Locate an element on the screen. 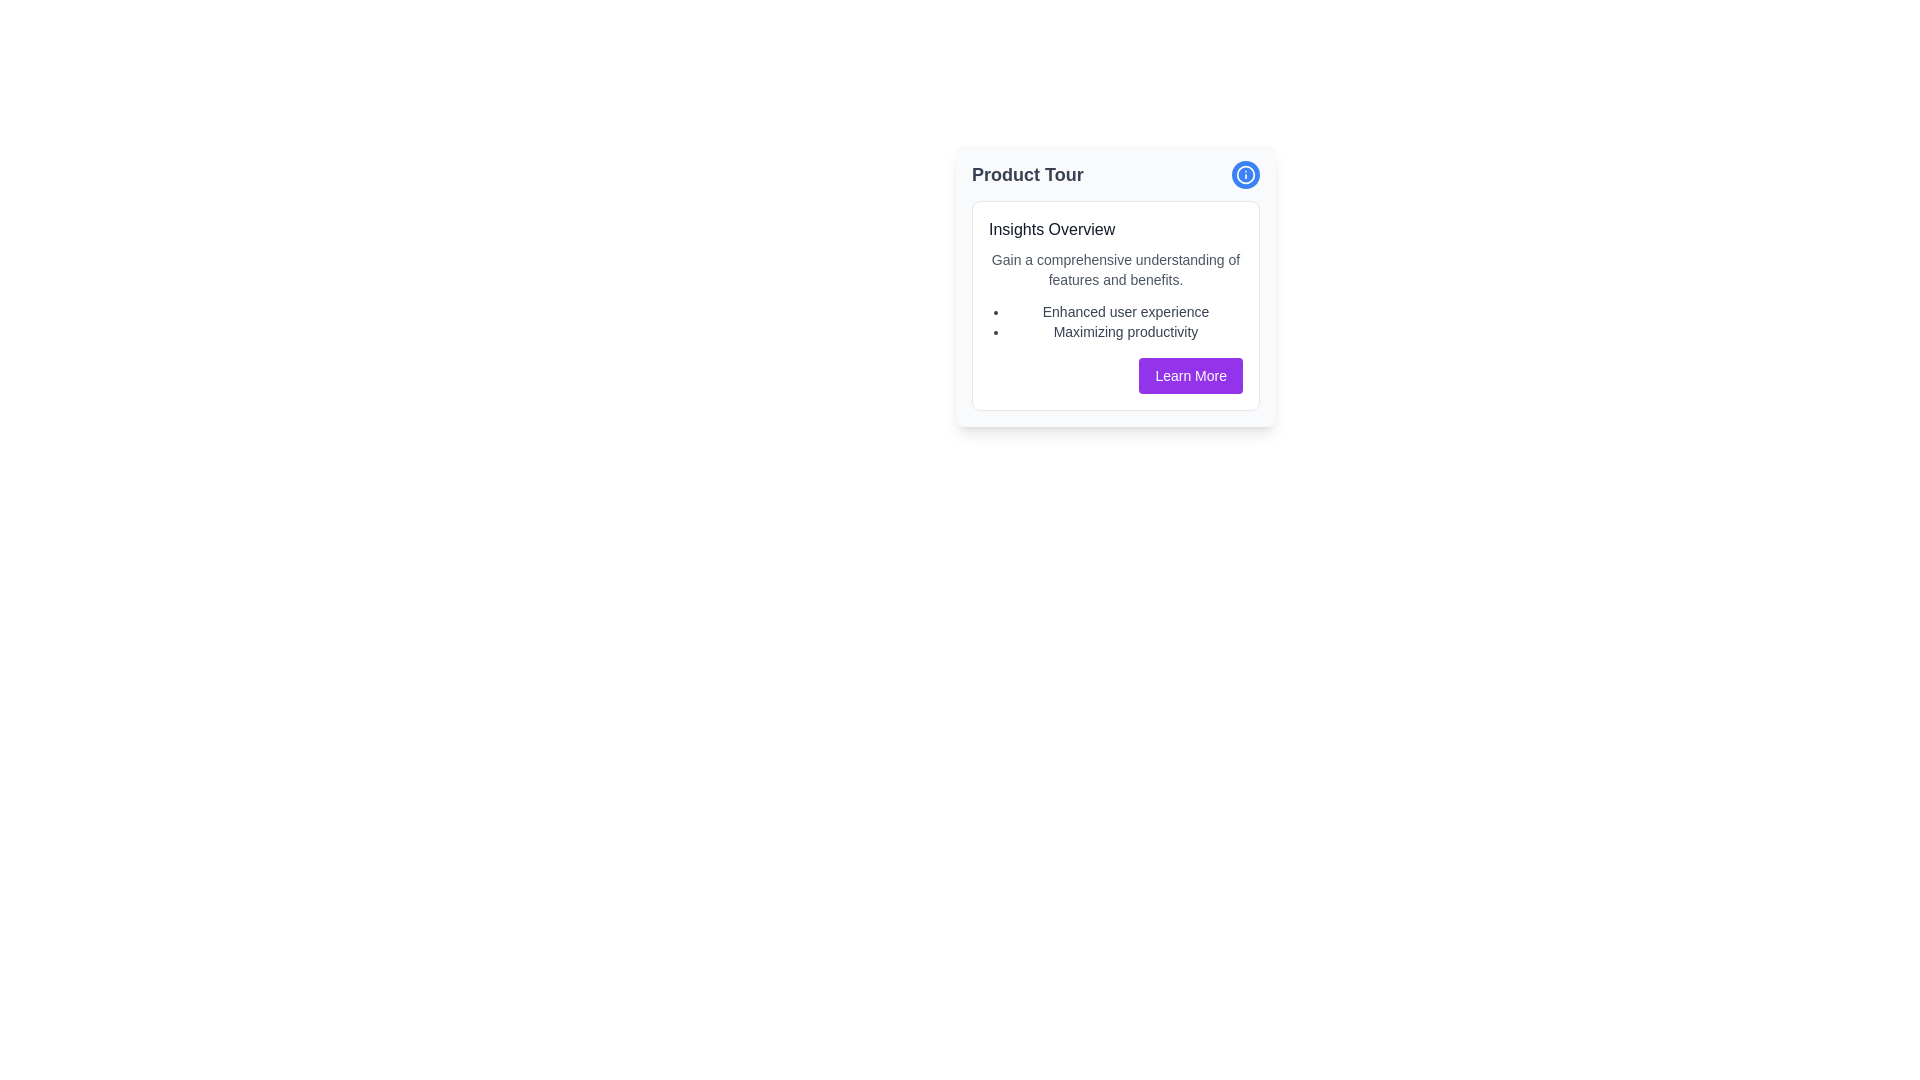 This screenshot has width=1920, height=1080. the first list item in the bullet-point list styled in small gray font containing the text 'Enhanced user experience' within the 'Product Tour' card layout is located at coordinates (1126, 312).